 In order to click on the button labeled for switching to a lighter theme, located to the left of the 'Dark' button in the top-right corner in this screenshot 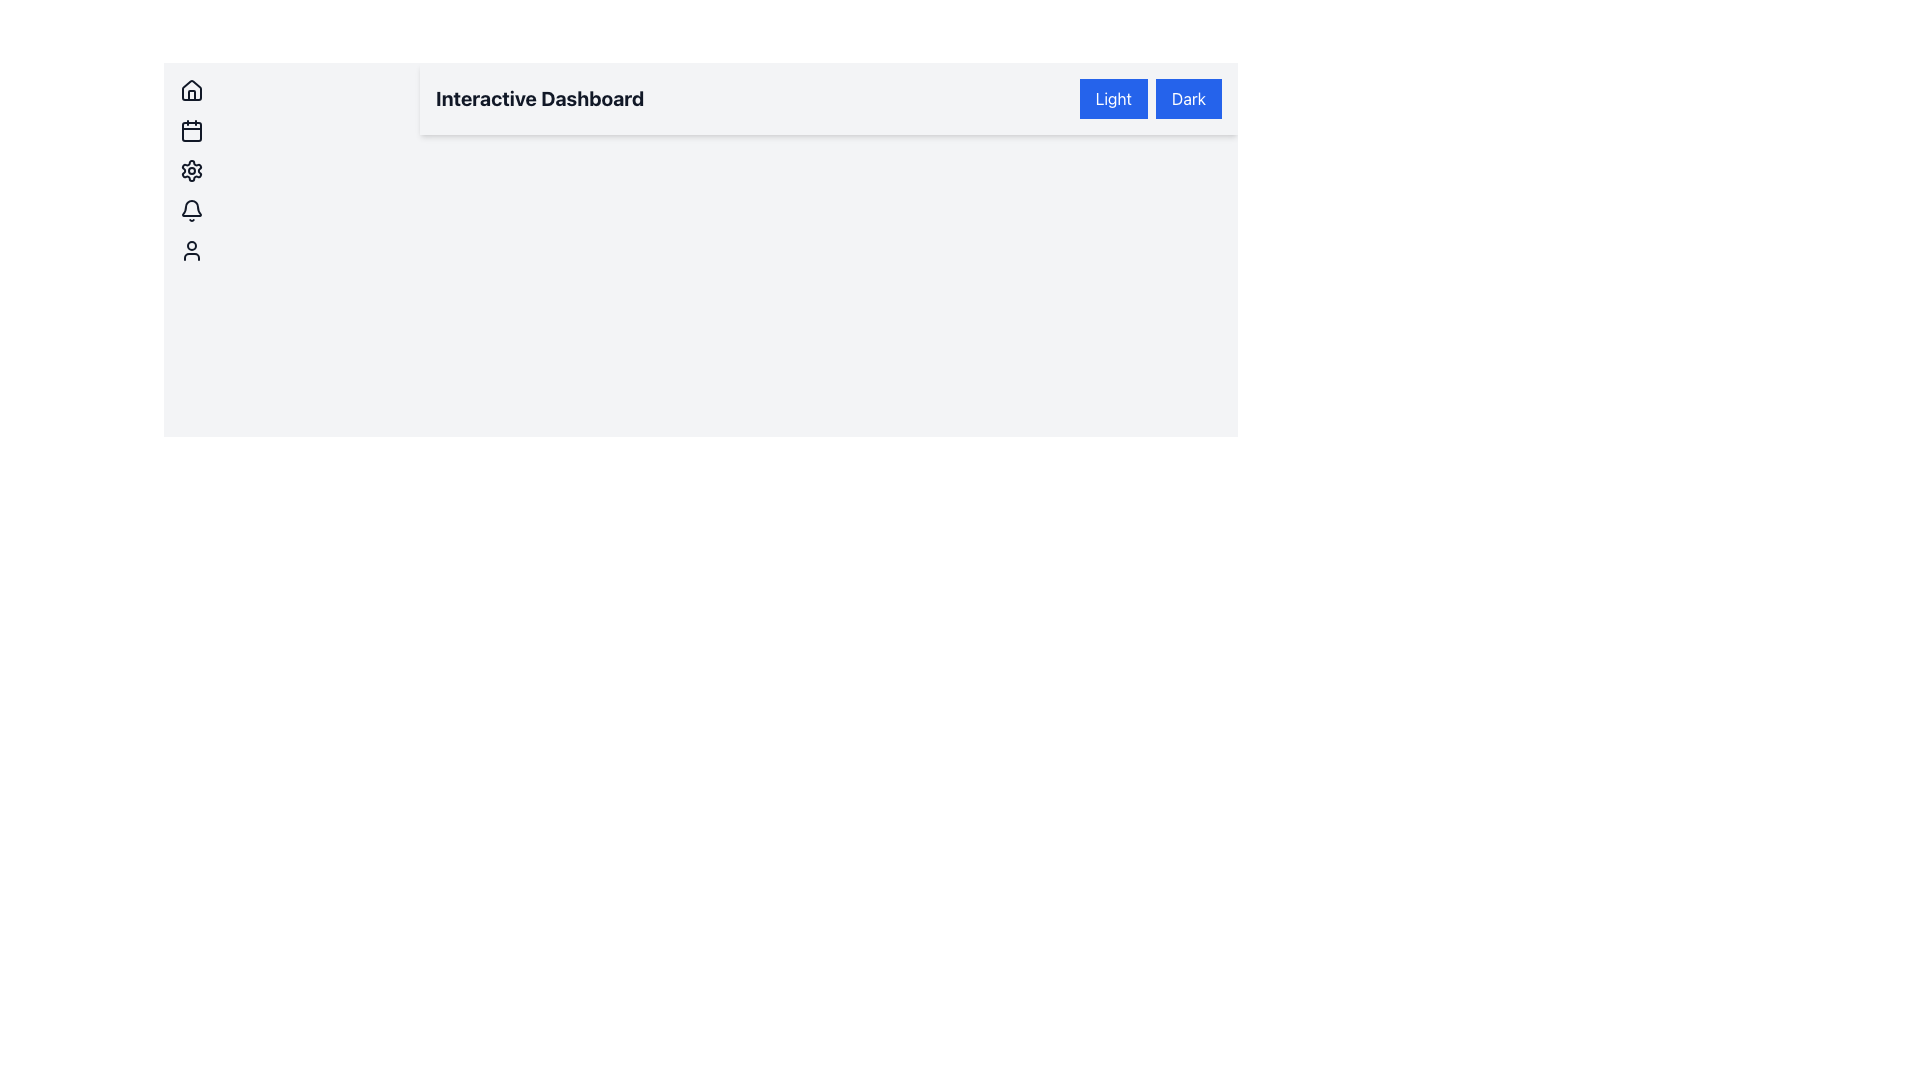, I will do `click(1112, 99)`.